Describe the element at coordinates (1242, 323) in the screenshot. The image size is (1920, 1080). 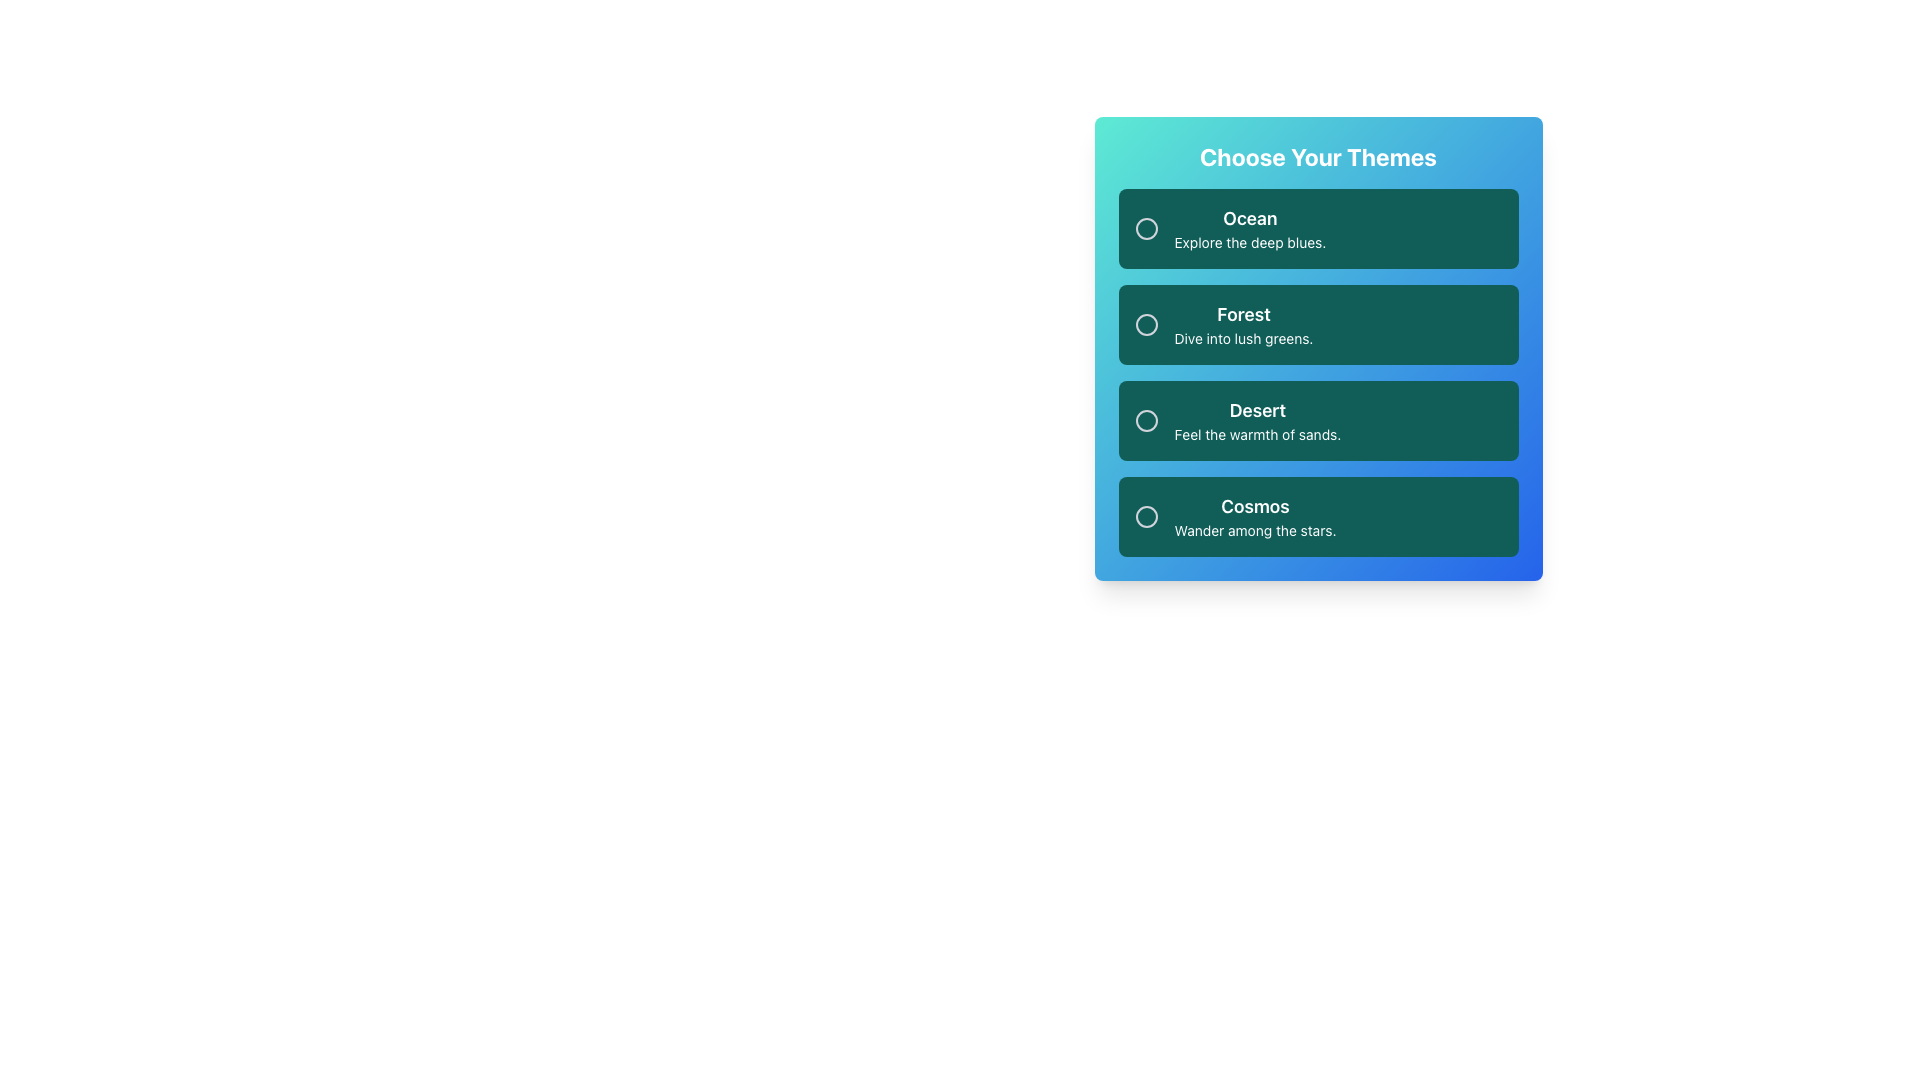
I see `the second selectable list item which contains the text 'Forest' in bold and 'Dive into lush greens.' in regular font, both centered within a teal-colored rectangle` at that location.